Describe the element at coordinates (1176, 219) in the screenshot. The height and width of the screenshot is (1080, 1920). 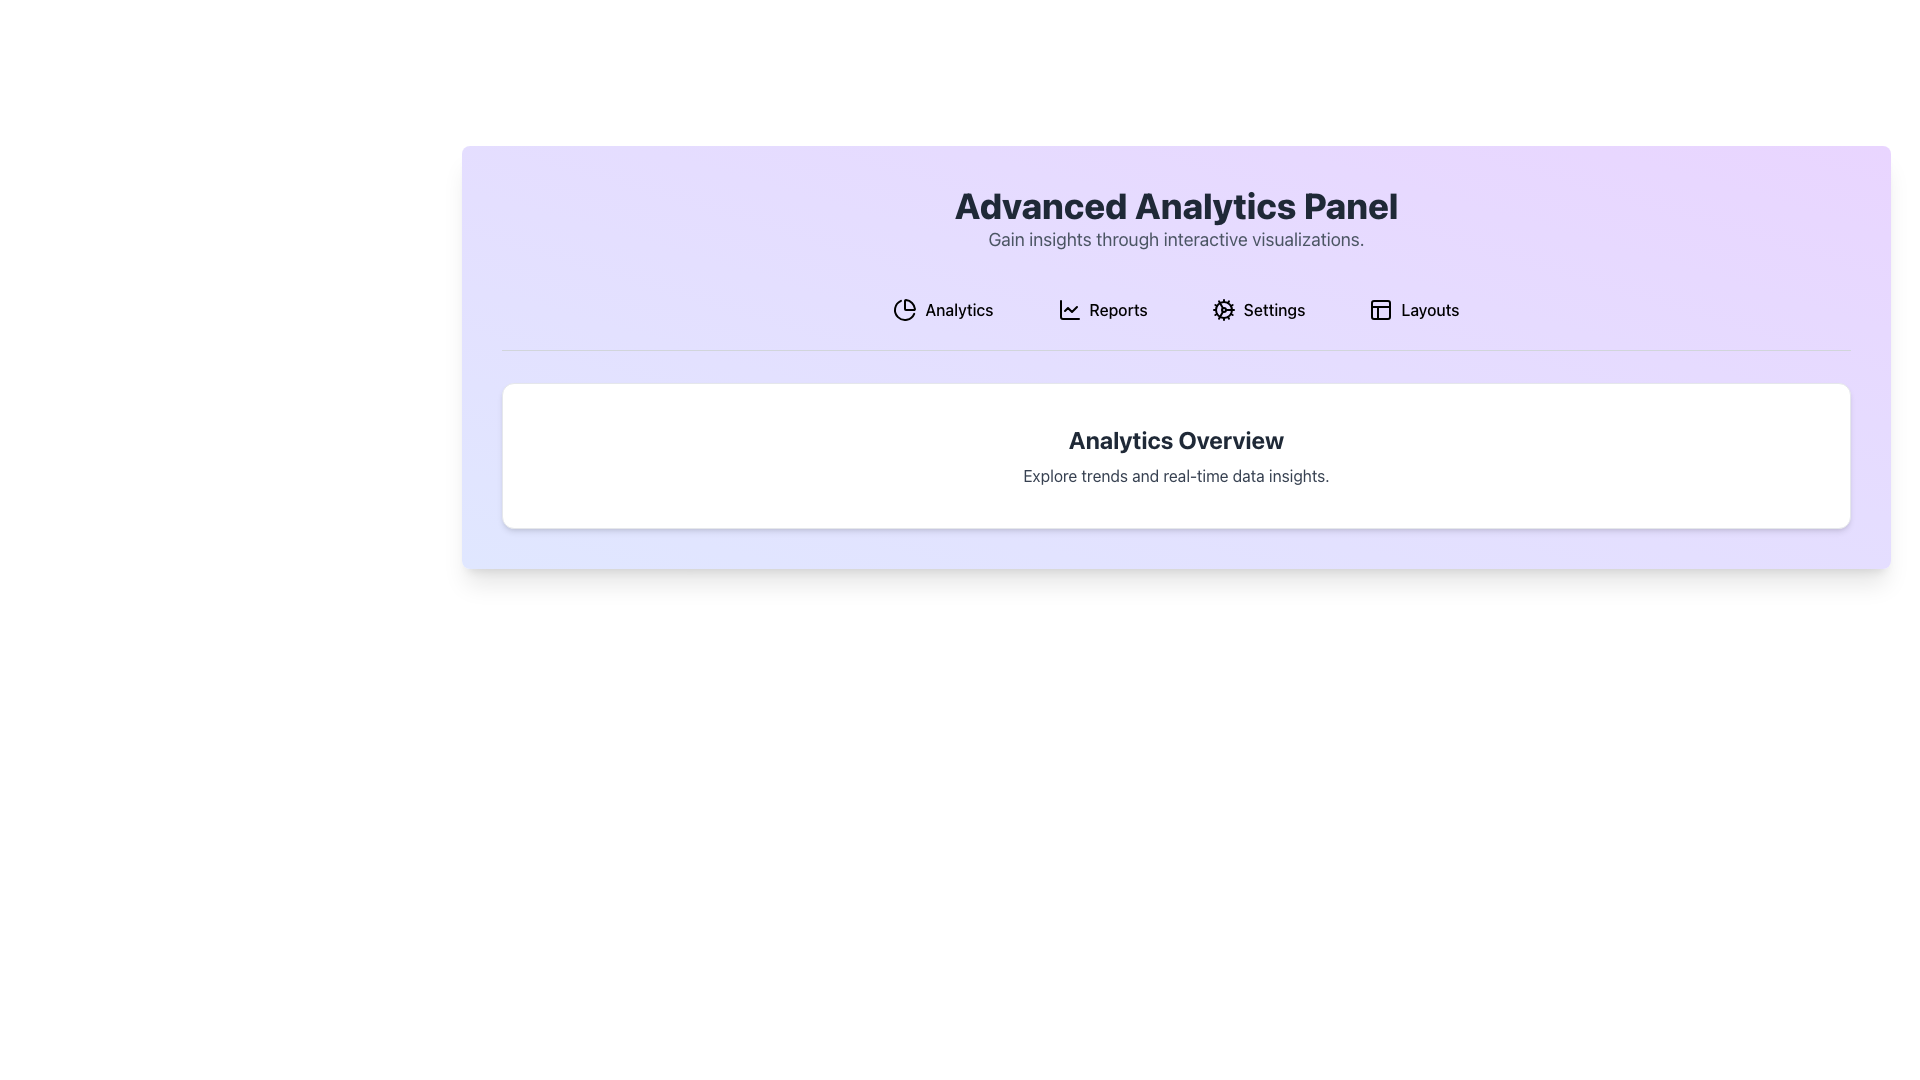
I see `header content that provides context about the advanced analytics functionalities, which is centrally aligned above the navigation bar` at that location.